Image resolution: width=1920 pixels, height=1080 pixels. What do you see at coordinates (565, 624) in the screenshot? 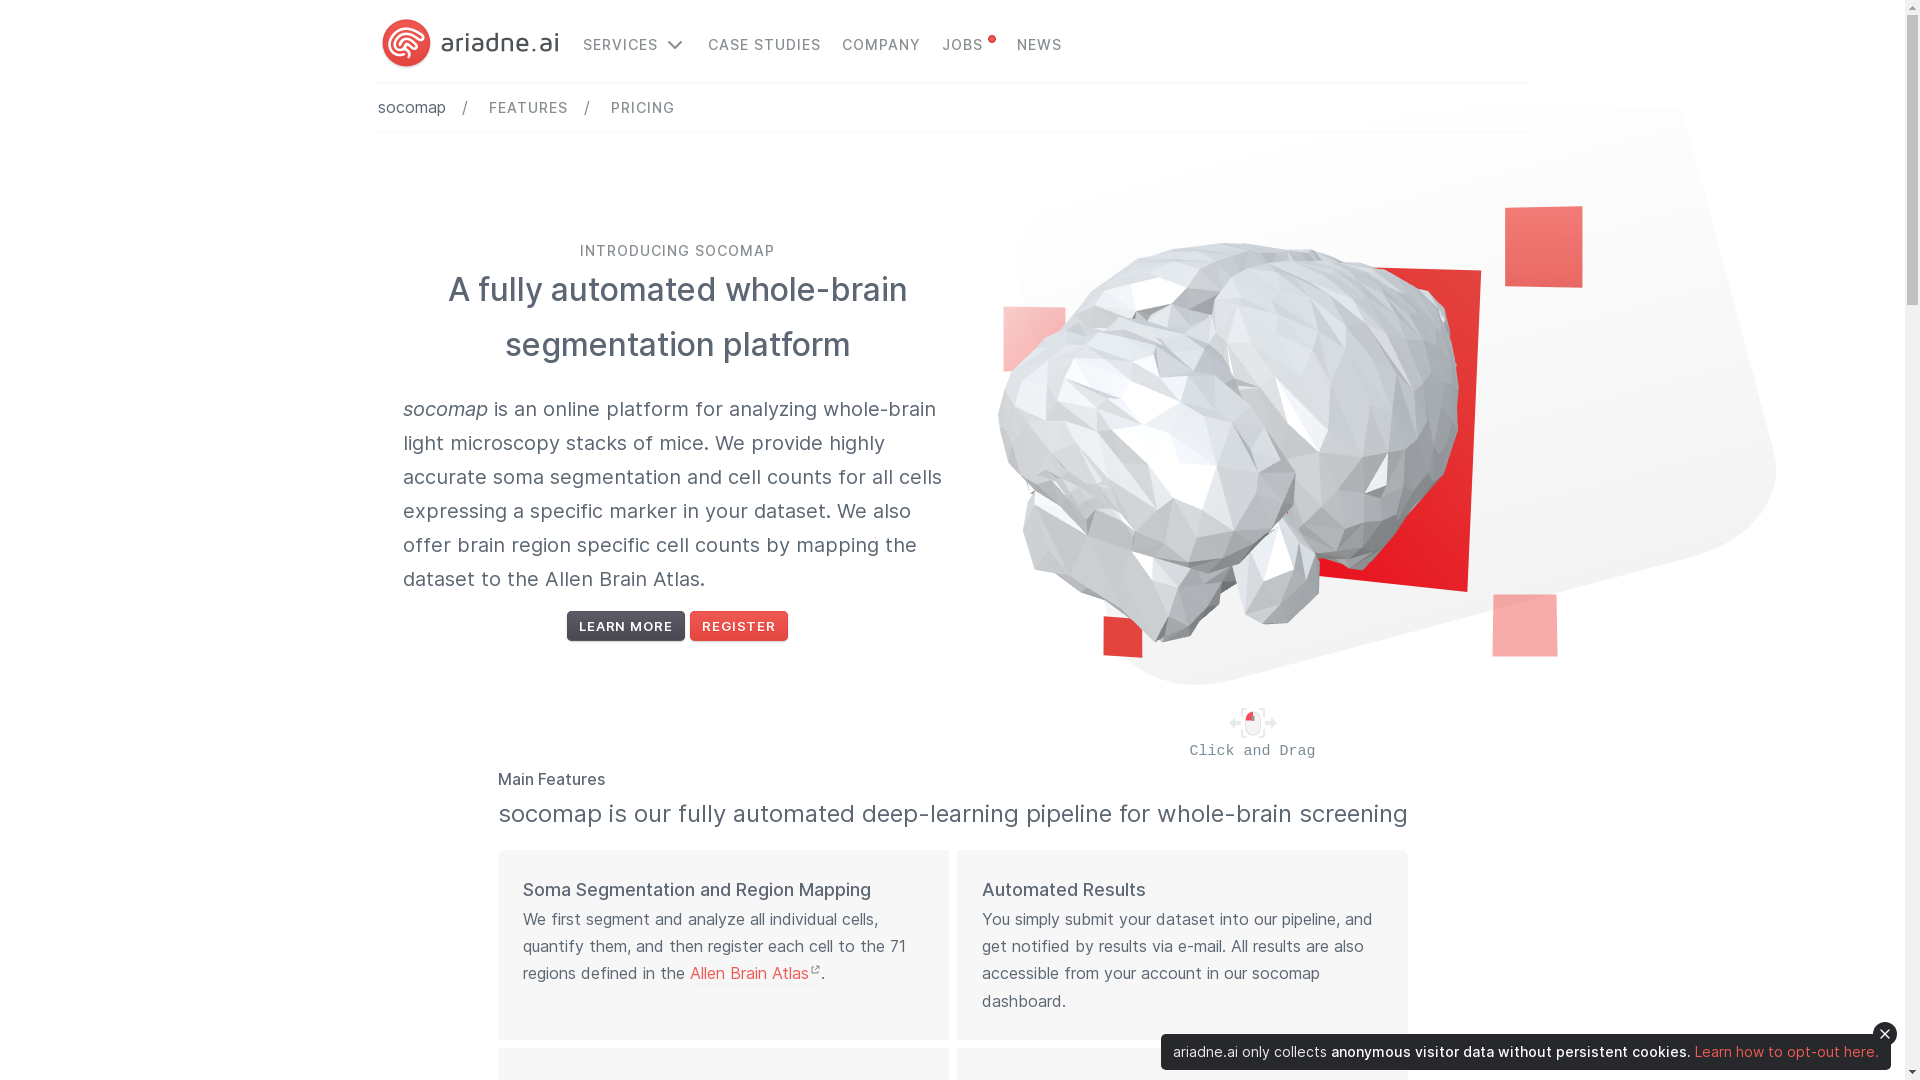
I see `'LEARN MORE'` at bounding box center [565, 624].